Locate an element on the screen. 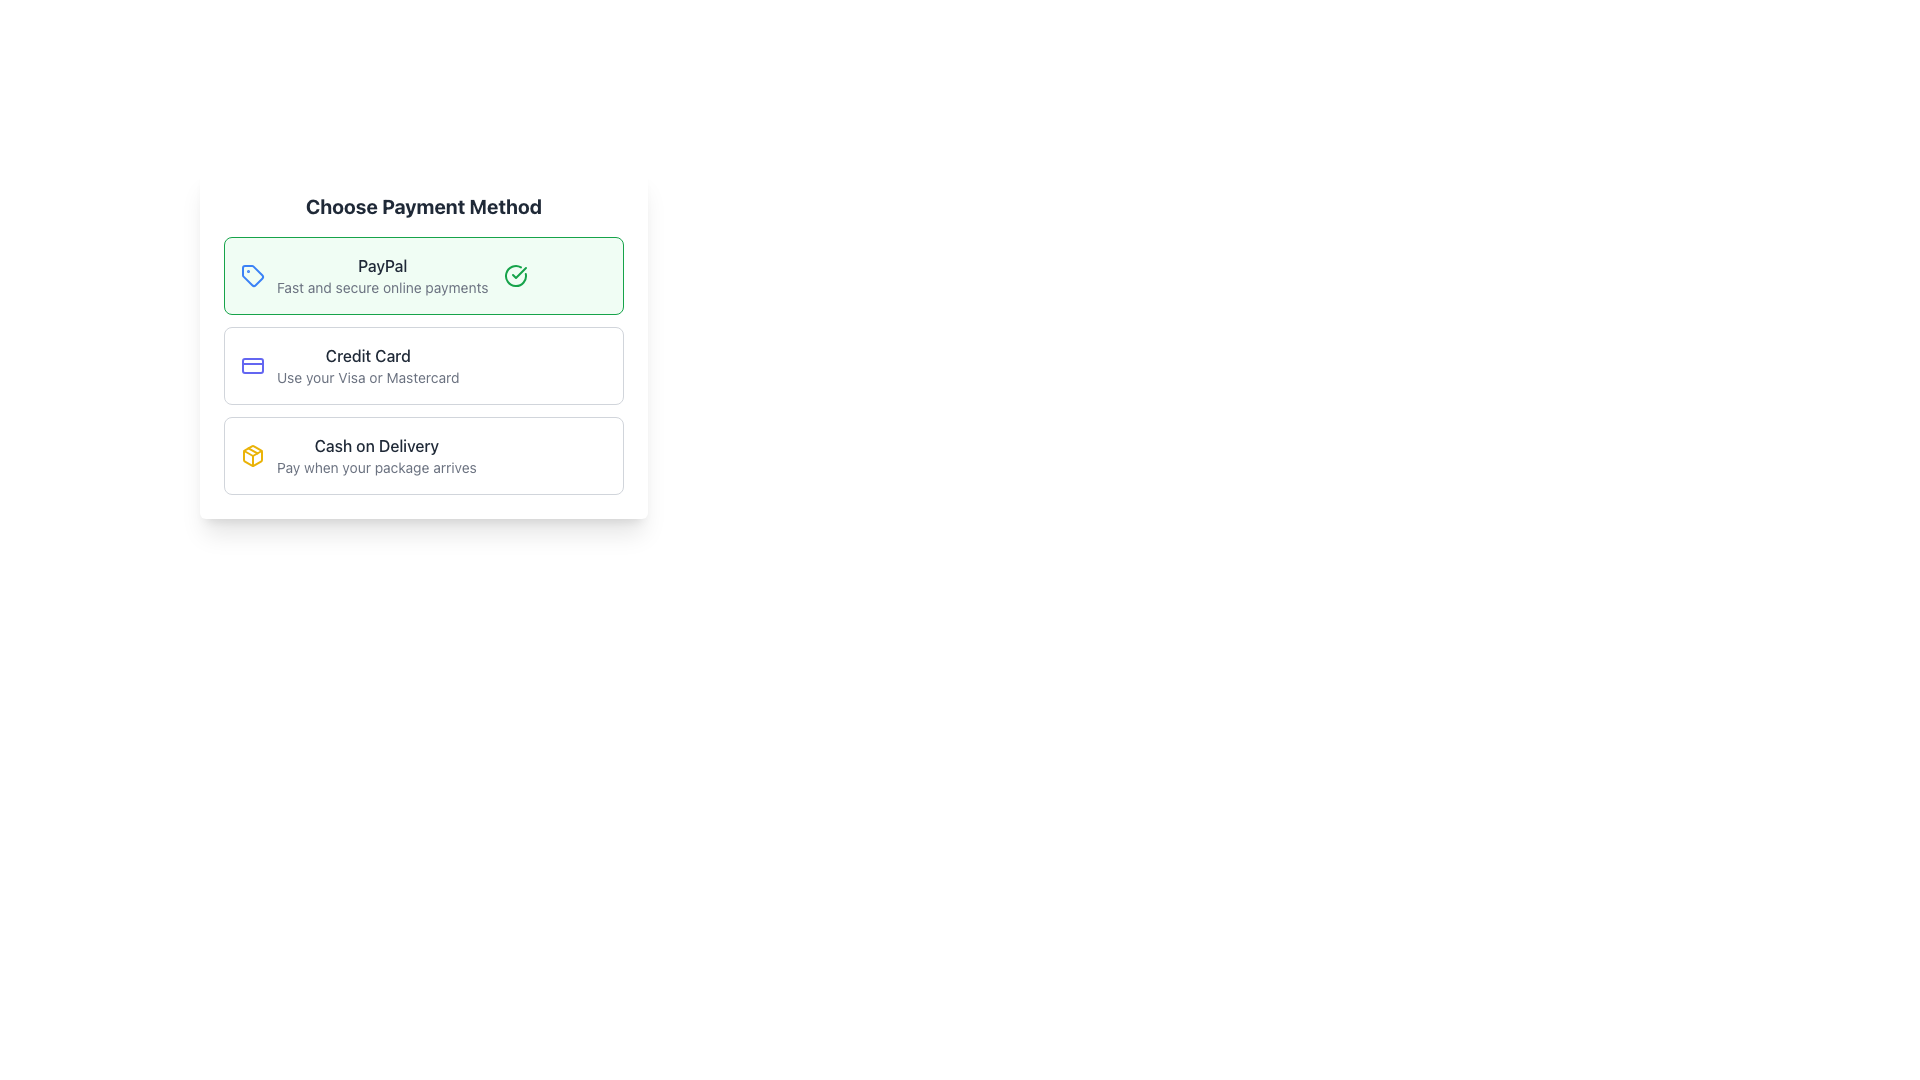  the triangular decorative graphic component representing the 'Cash on Delivery' payment method icon, which is centrally located within the payment method selection area is located at coordinates (252, 453).